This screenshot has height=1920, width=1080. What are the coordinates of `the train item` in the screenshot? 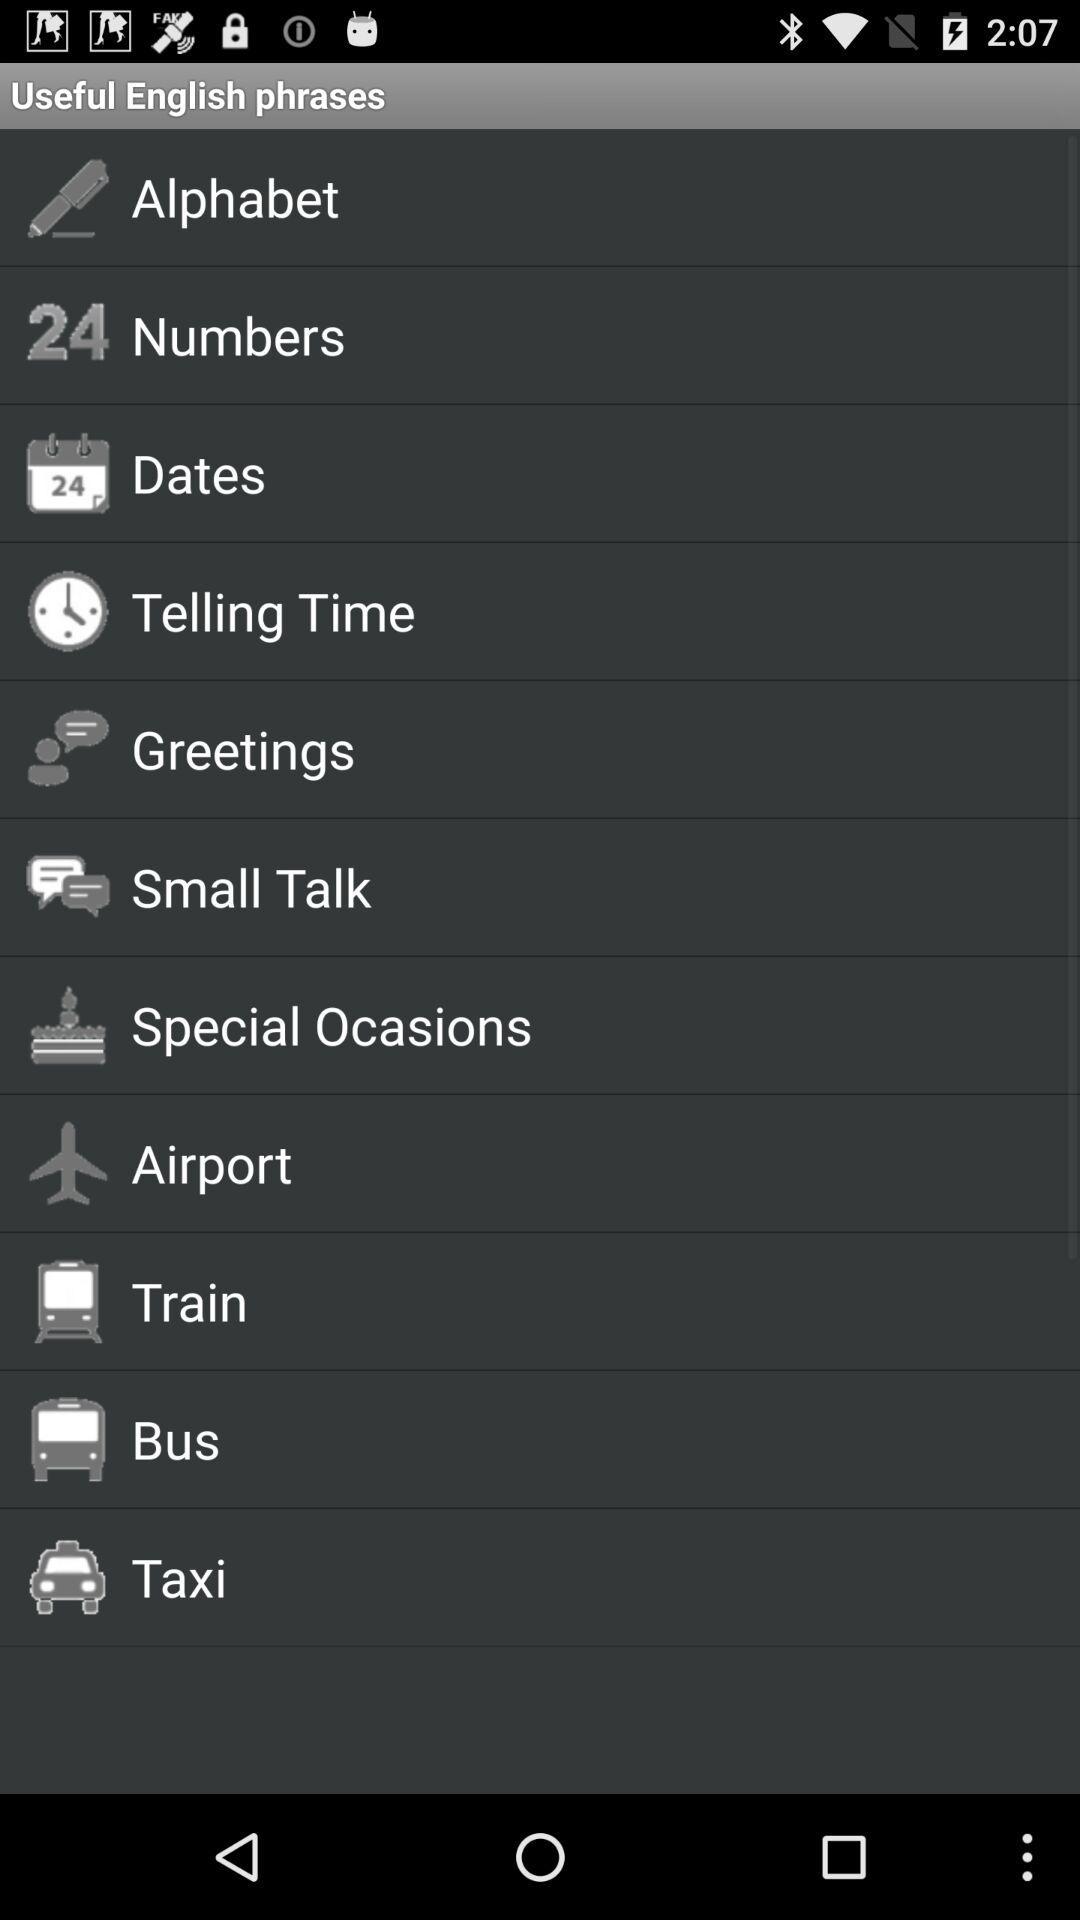 It's located at (582, 1300).